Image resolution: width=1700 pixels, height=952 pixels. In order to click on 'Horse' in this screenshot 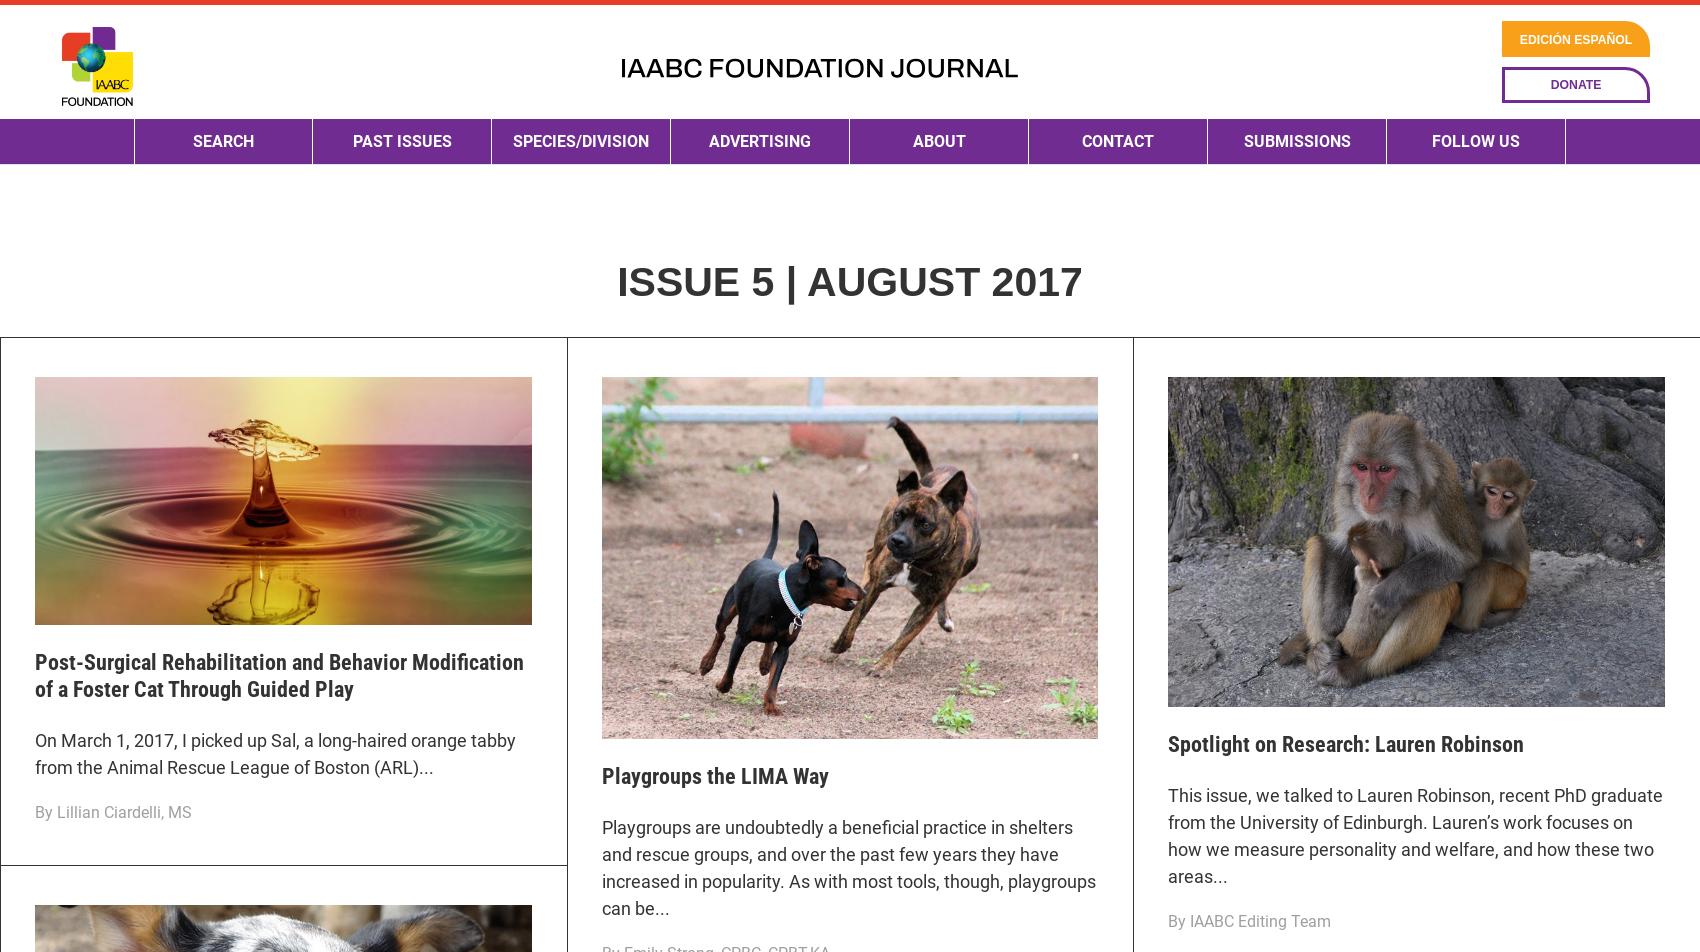, I will do `click(531, 384)`.